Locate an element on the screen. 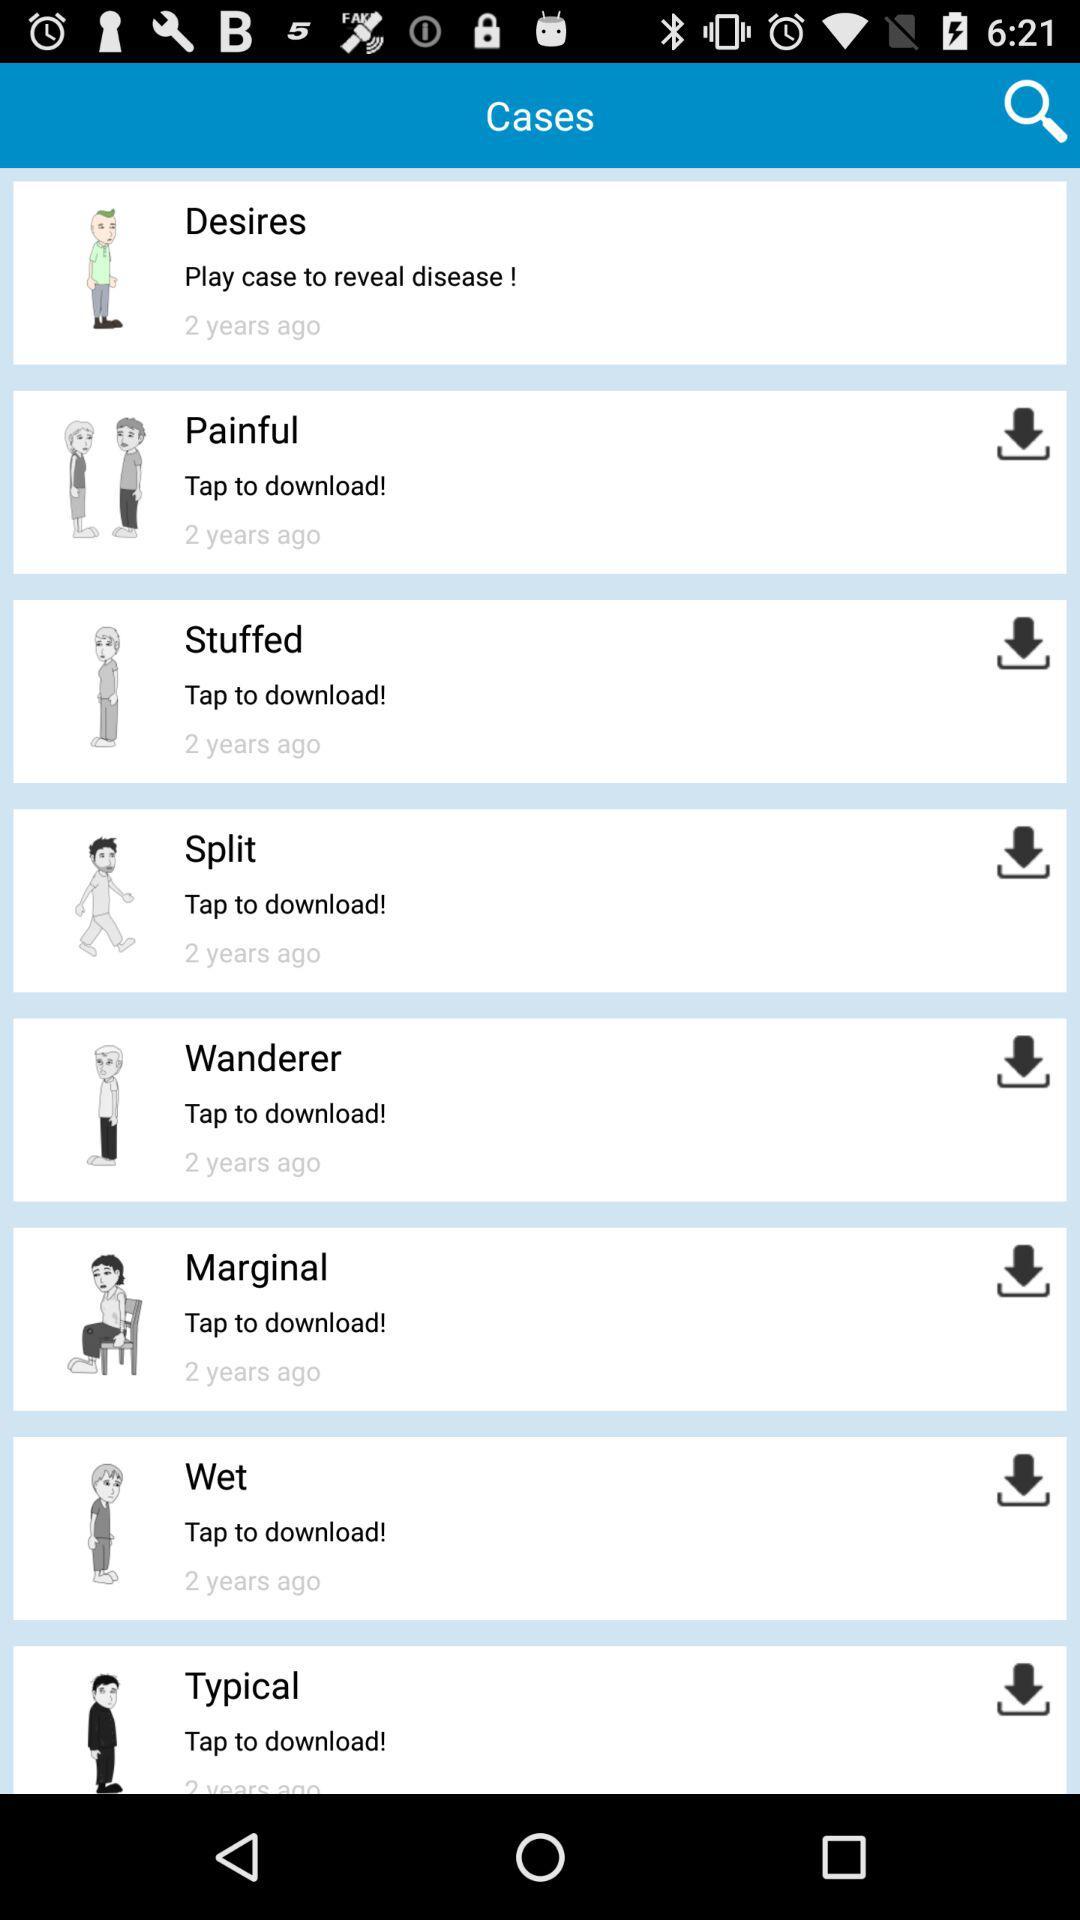  app above the tap to download! app is located at coordinates (220, 847).